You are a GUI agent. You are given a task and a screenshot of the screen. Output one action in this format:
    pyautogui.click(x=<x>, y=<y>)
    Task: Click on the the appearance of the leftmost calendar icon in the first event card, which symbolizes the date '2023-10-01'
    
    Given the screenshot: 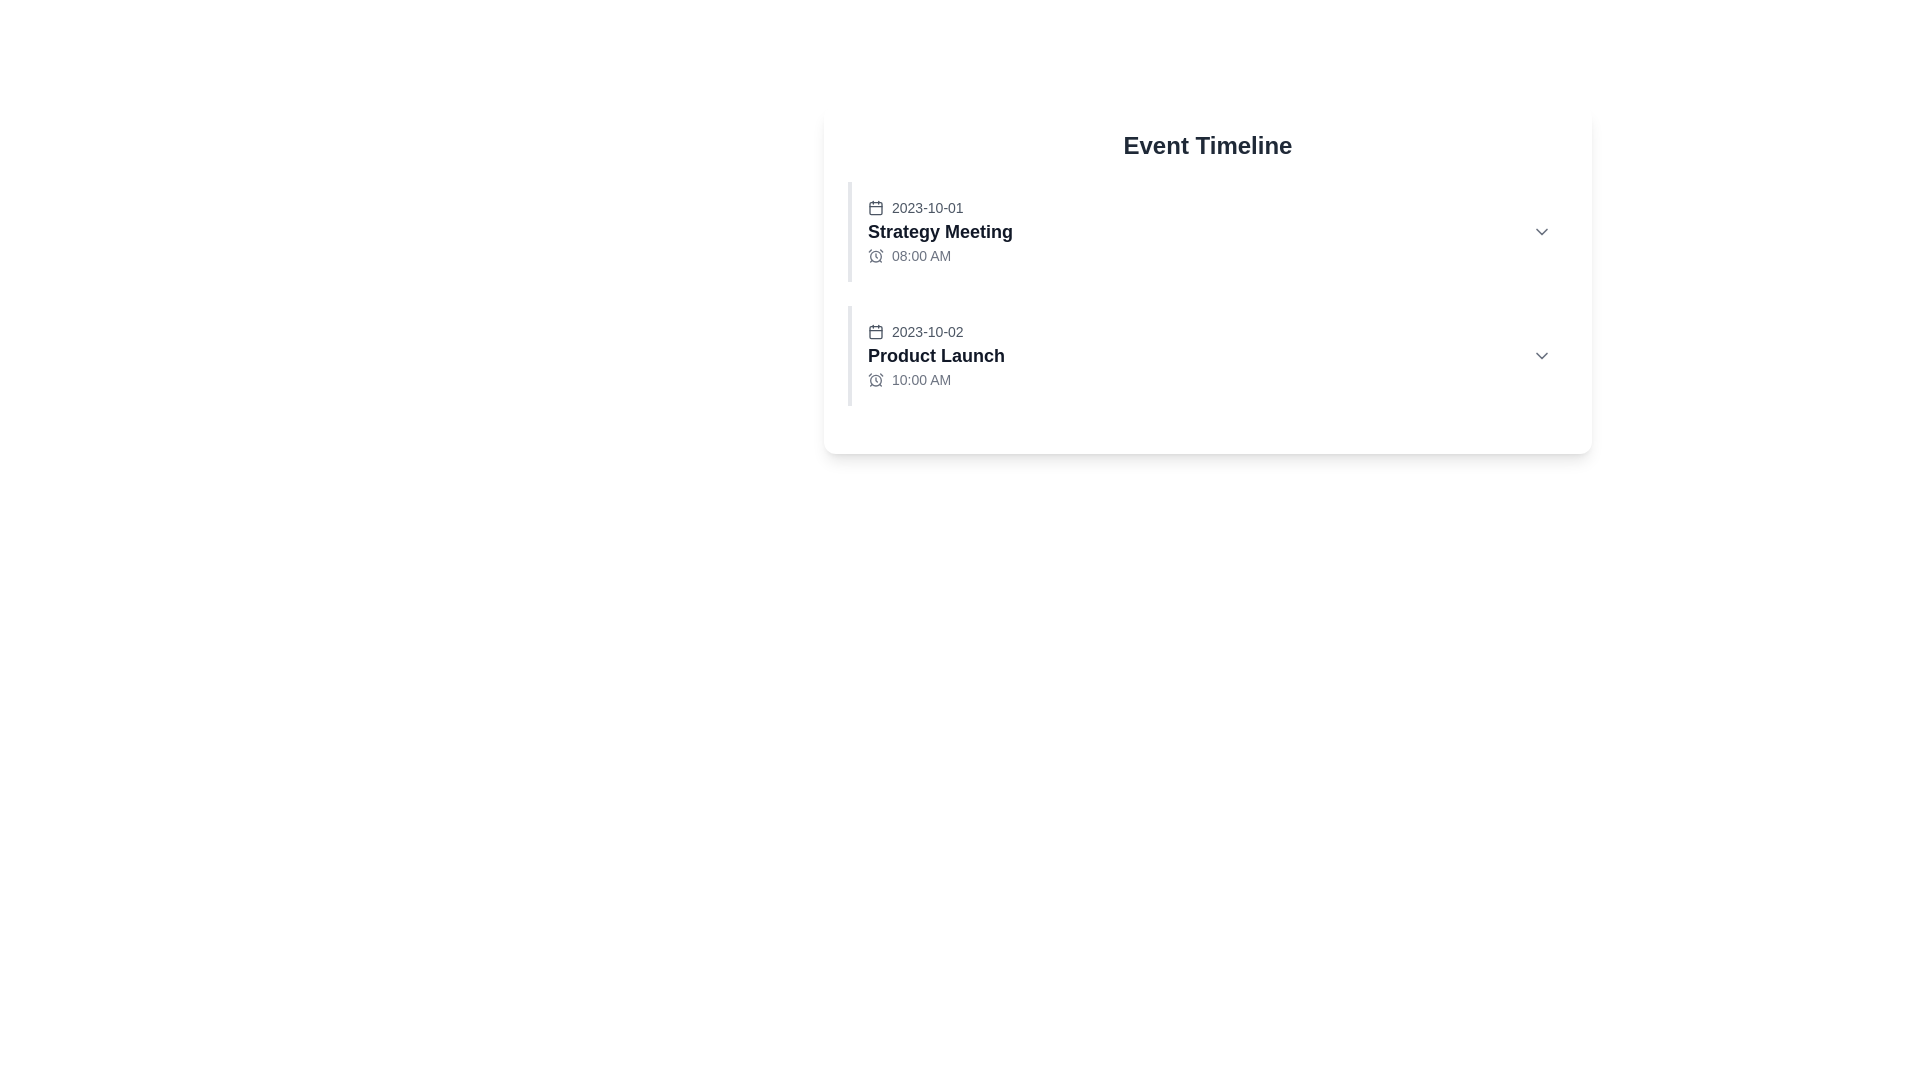 What is the action you would take?
    pyautogui.click(x=875, y=208)
    